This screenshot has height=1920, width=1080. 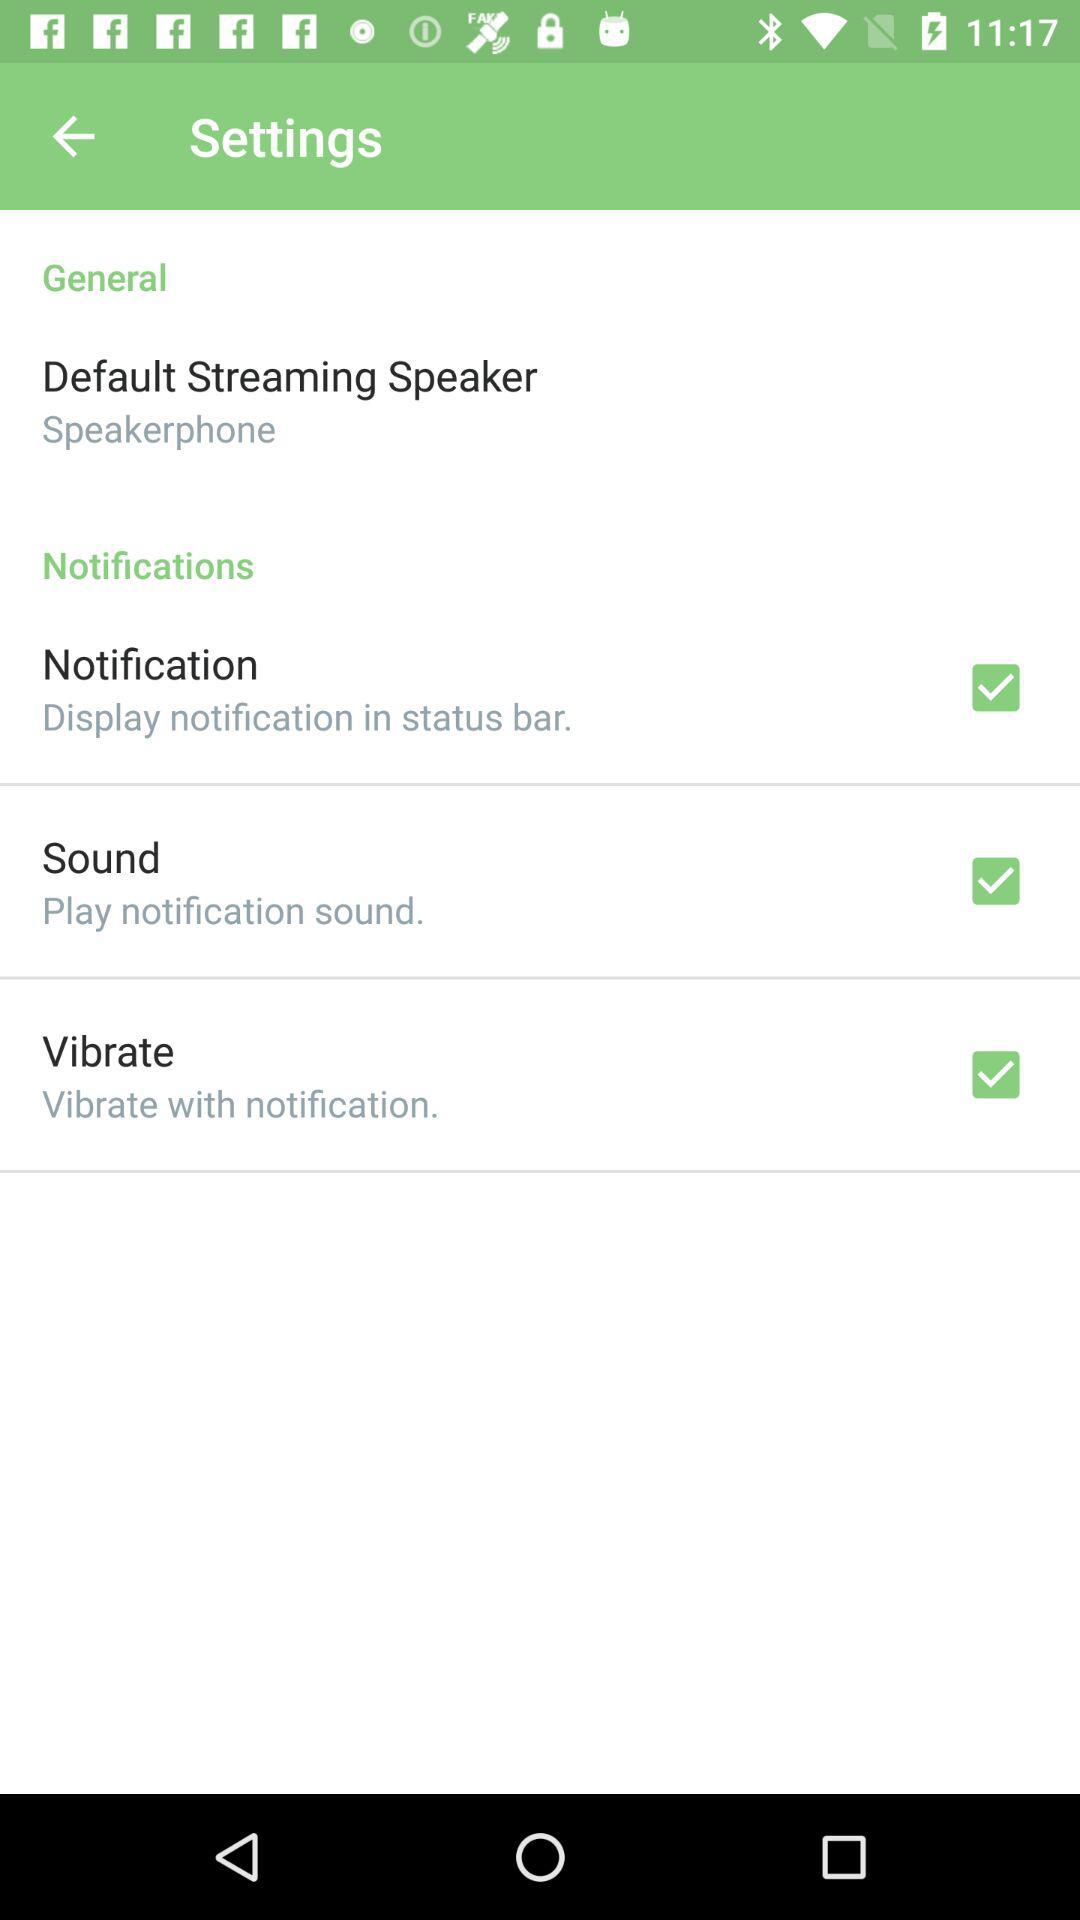 I want to click on the default streaming speaker item, so click(x=289, y=374).